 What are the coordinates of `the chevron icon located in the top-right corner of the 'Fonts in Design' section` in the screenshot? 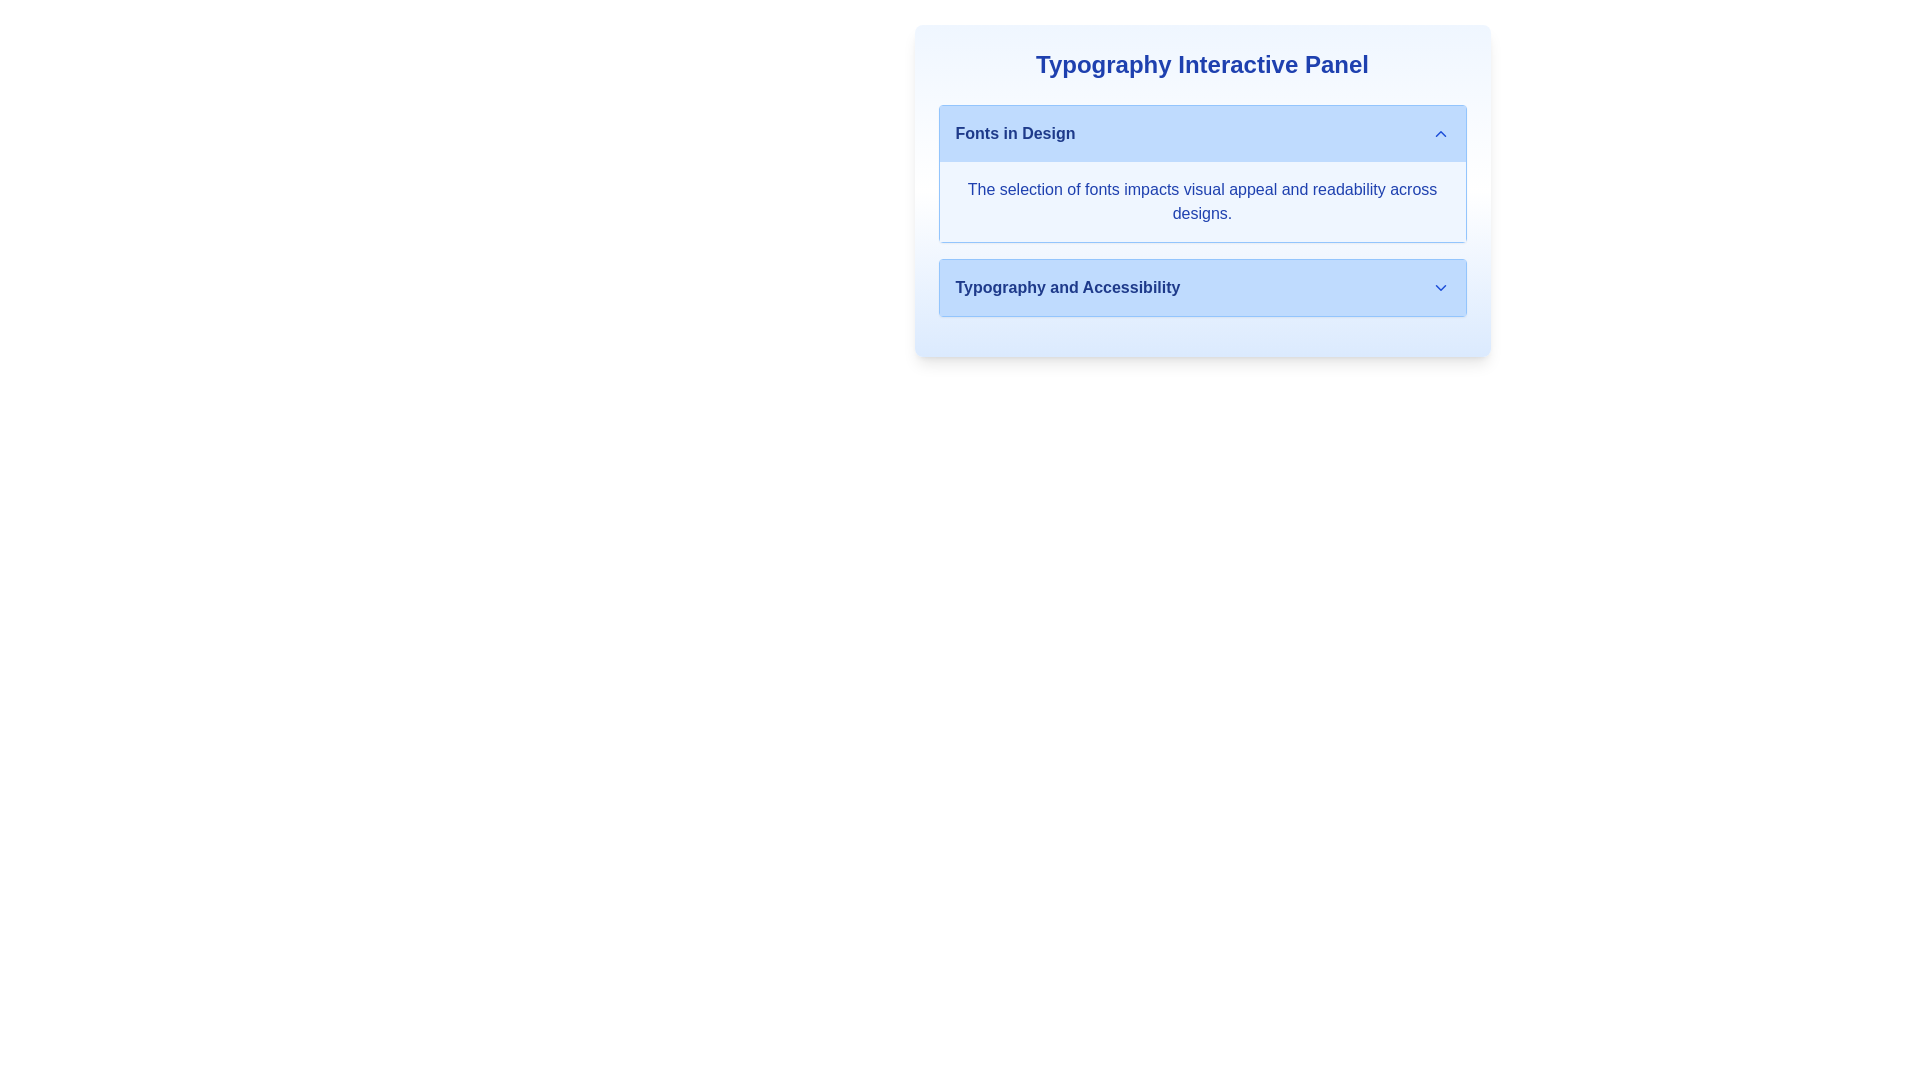 It's located at (1440, 134).